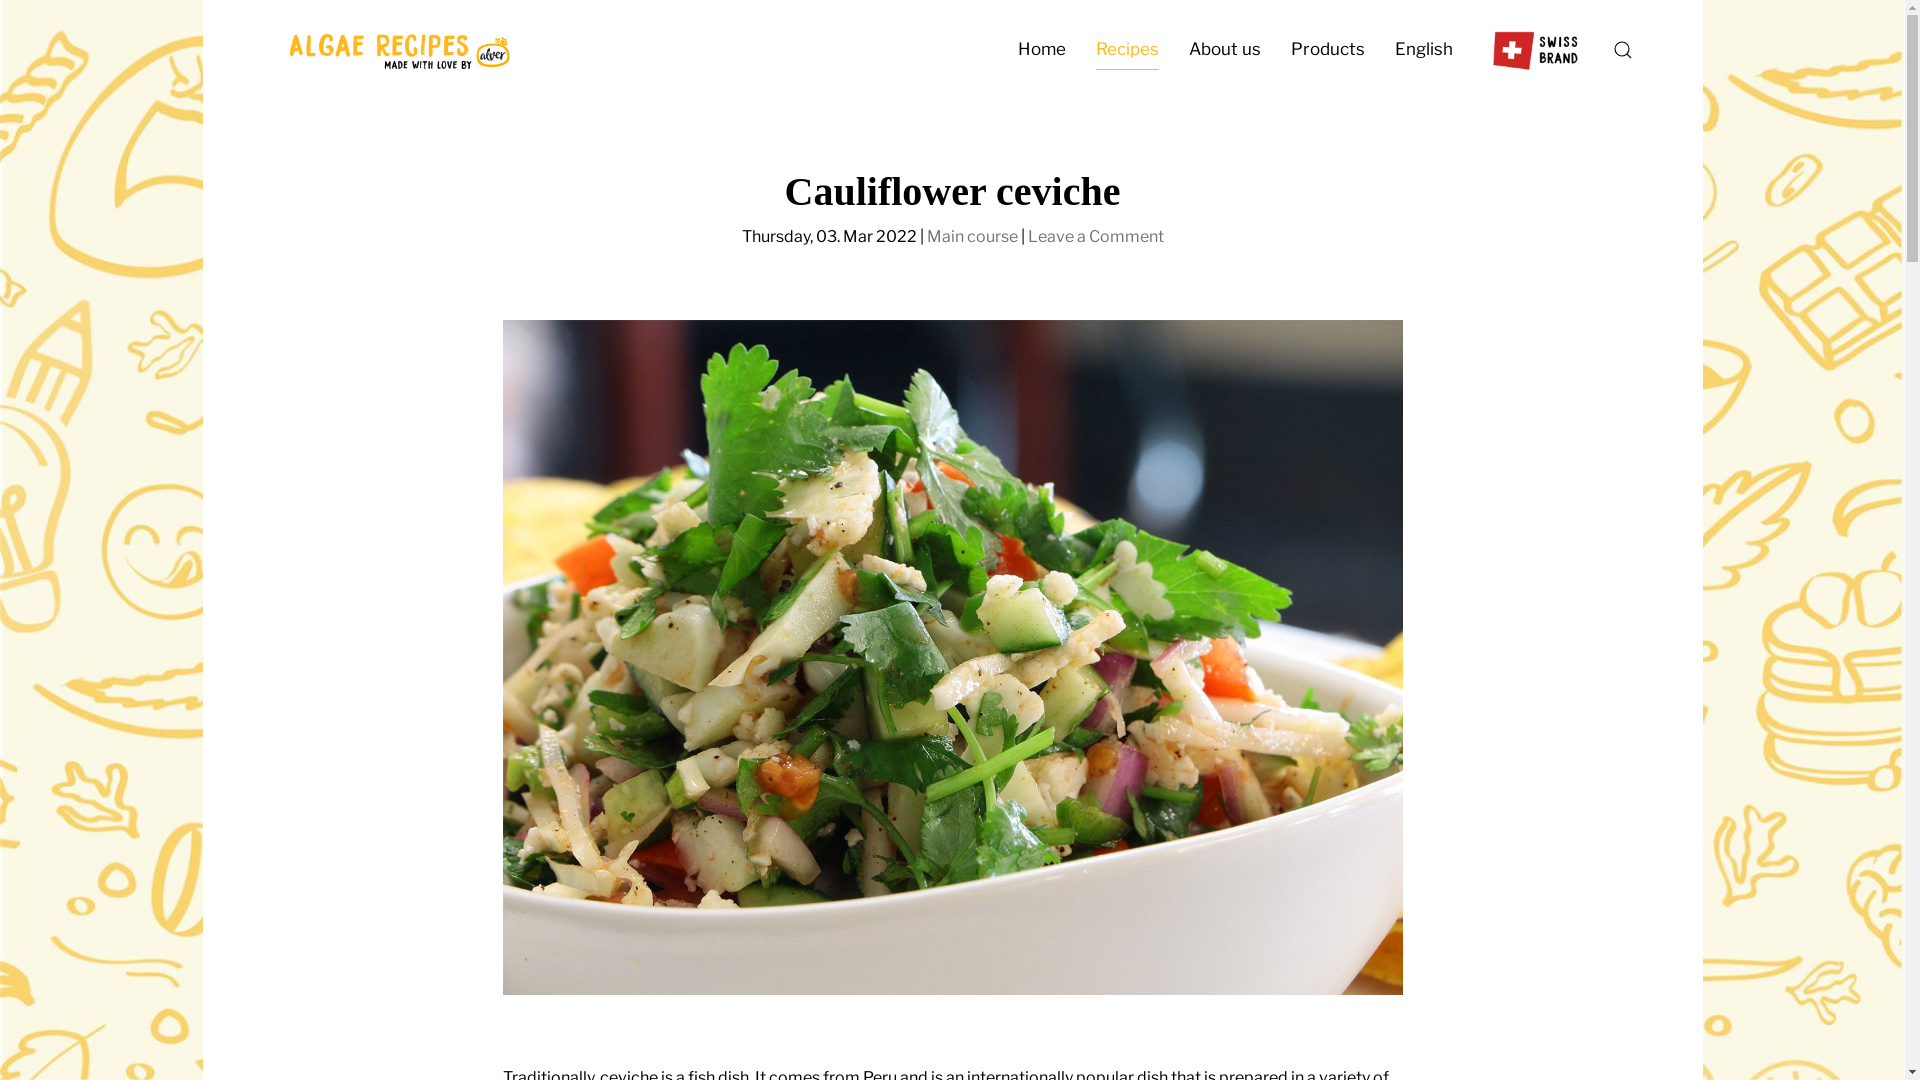  I want to click on 'English', so click(1423, 49).